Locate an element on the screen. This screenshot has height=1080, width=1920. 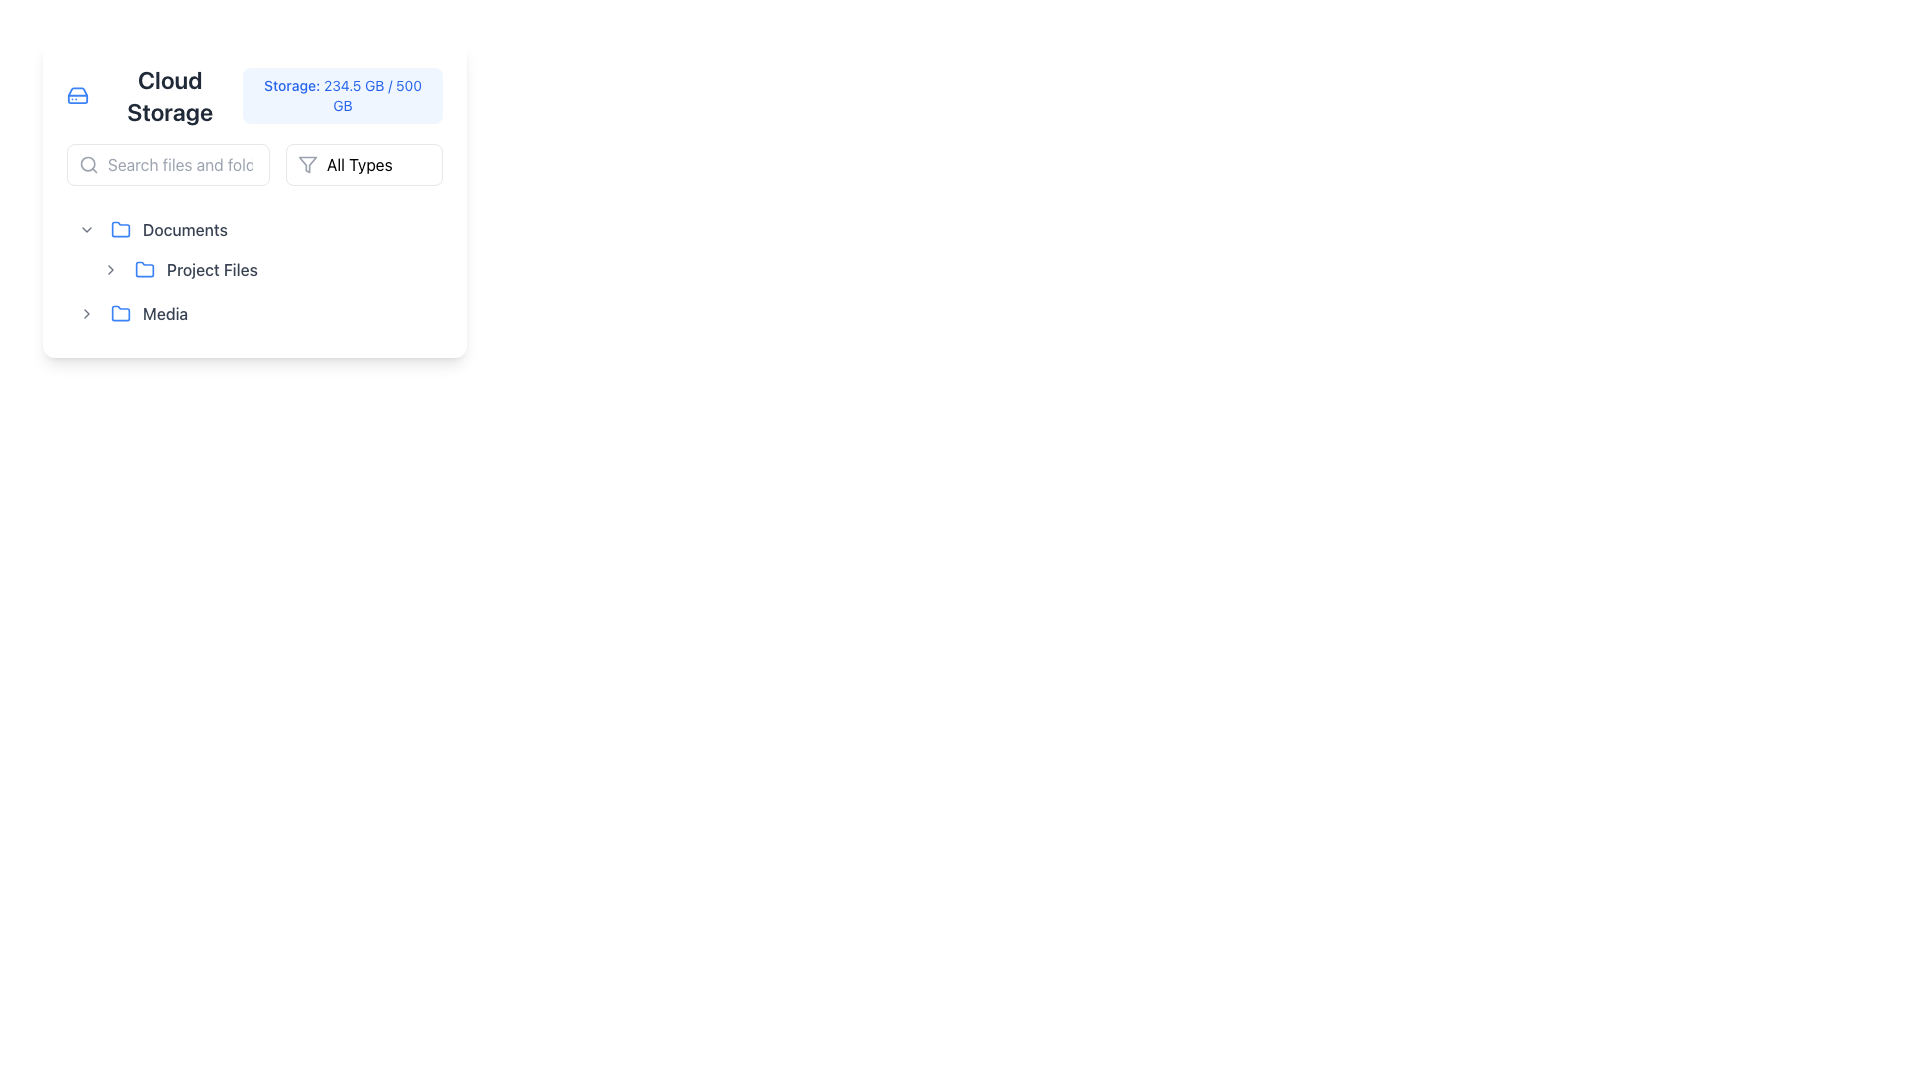
the small right-facing chevron icon, which is a vector graphic element used as an indicator for expandable items, located to the left of the 'Project Files' label is located at coordinates (109, 270).